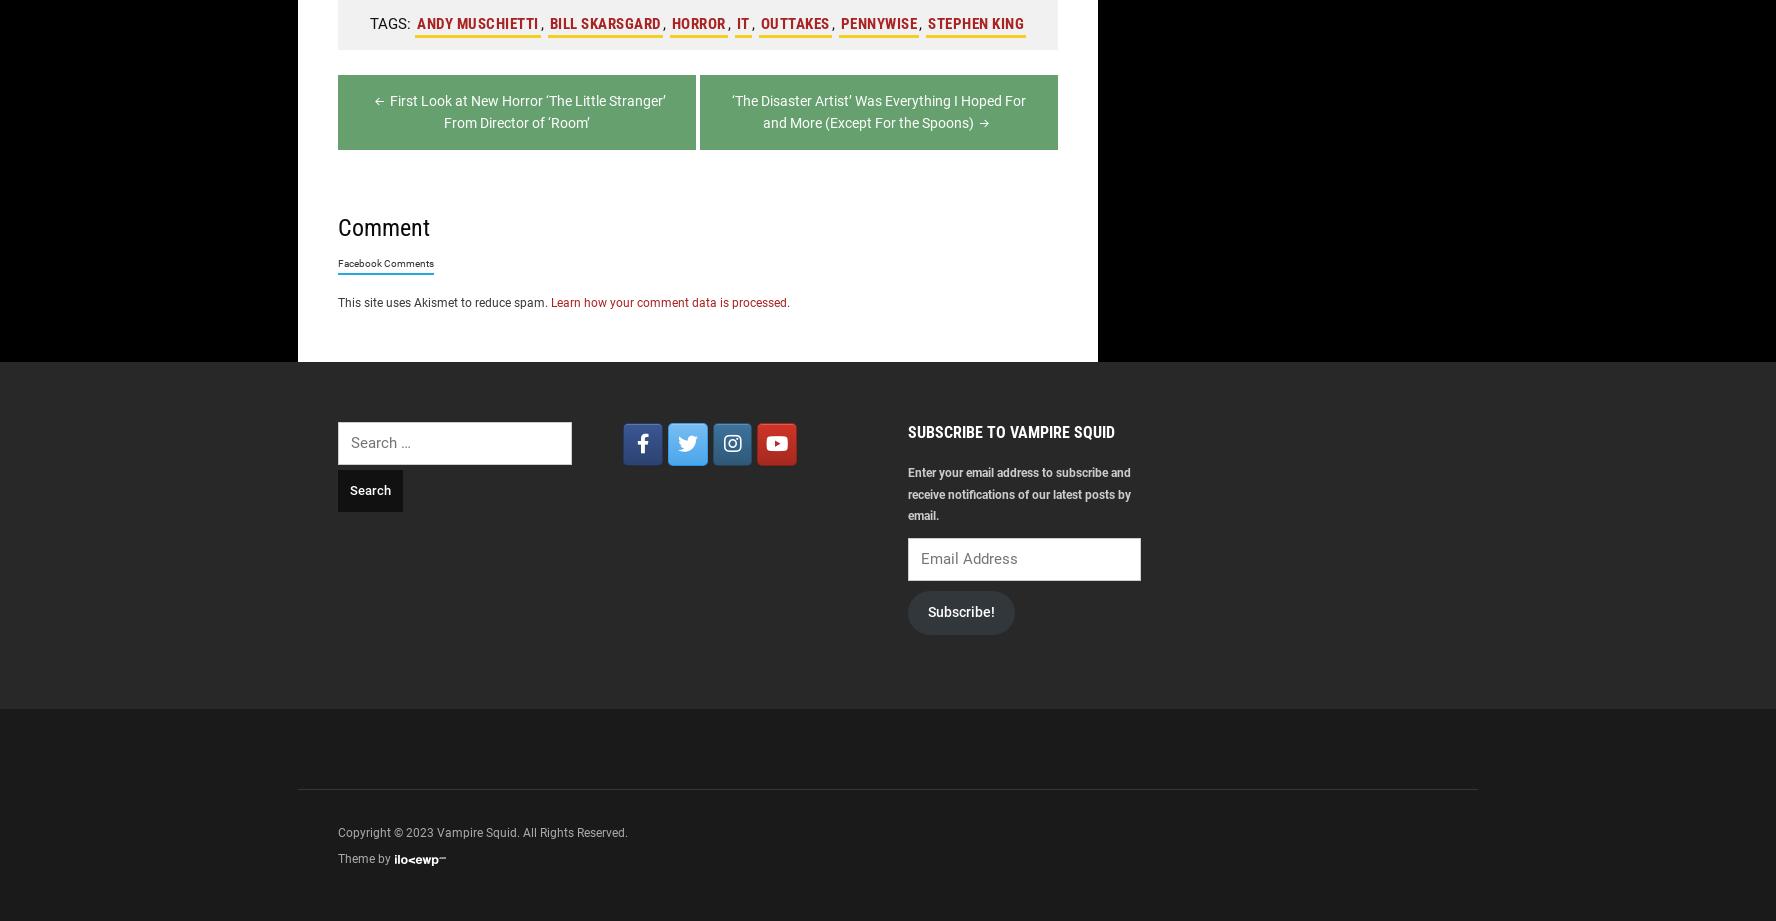 The width and height of the screenshot is (1776, 921). Describe the element at coordinates (975, 23) in the screenshot. I see `'Stephen King'` at that location.